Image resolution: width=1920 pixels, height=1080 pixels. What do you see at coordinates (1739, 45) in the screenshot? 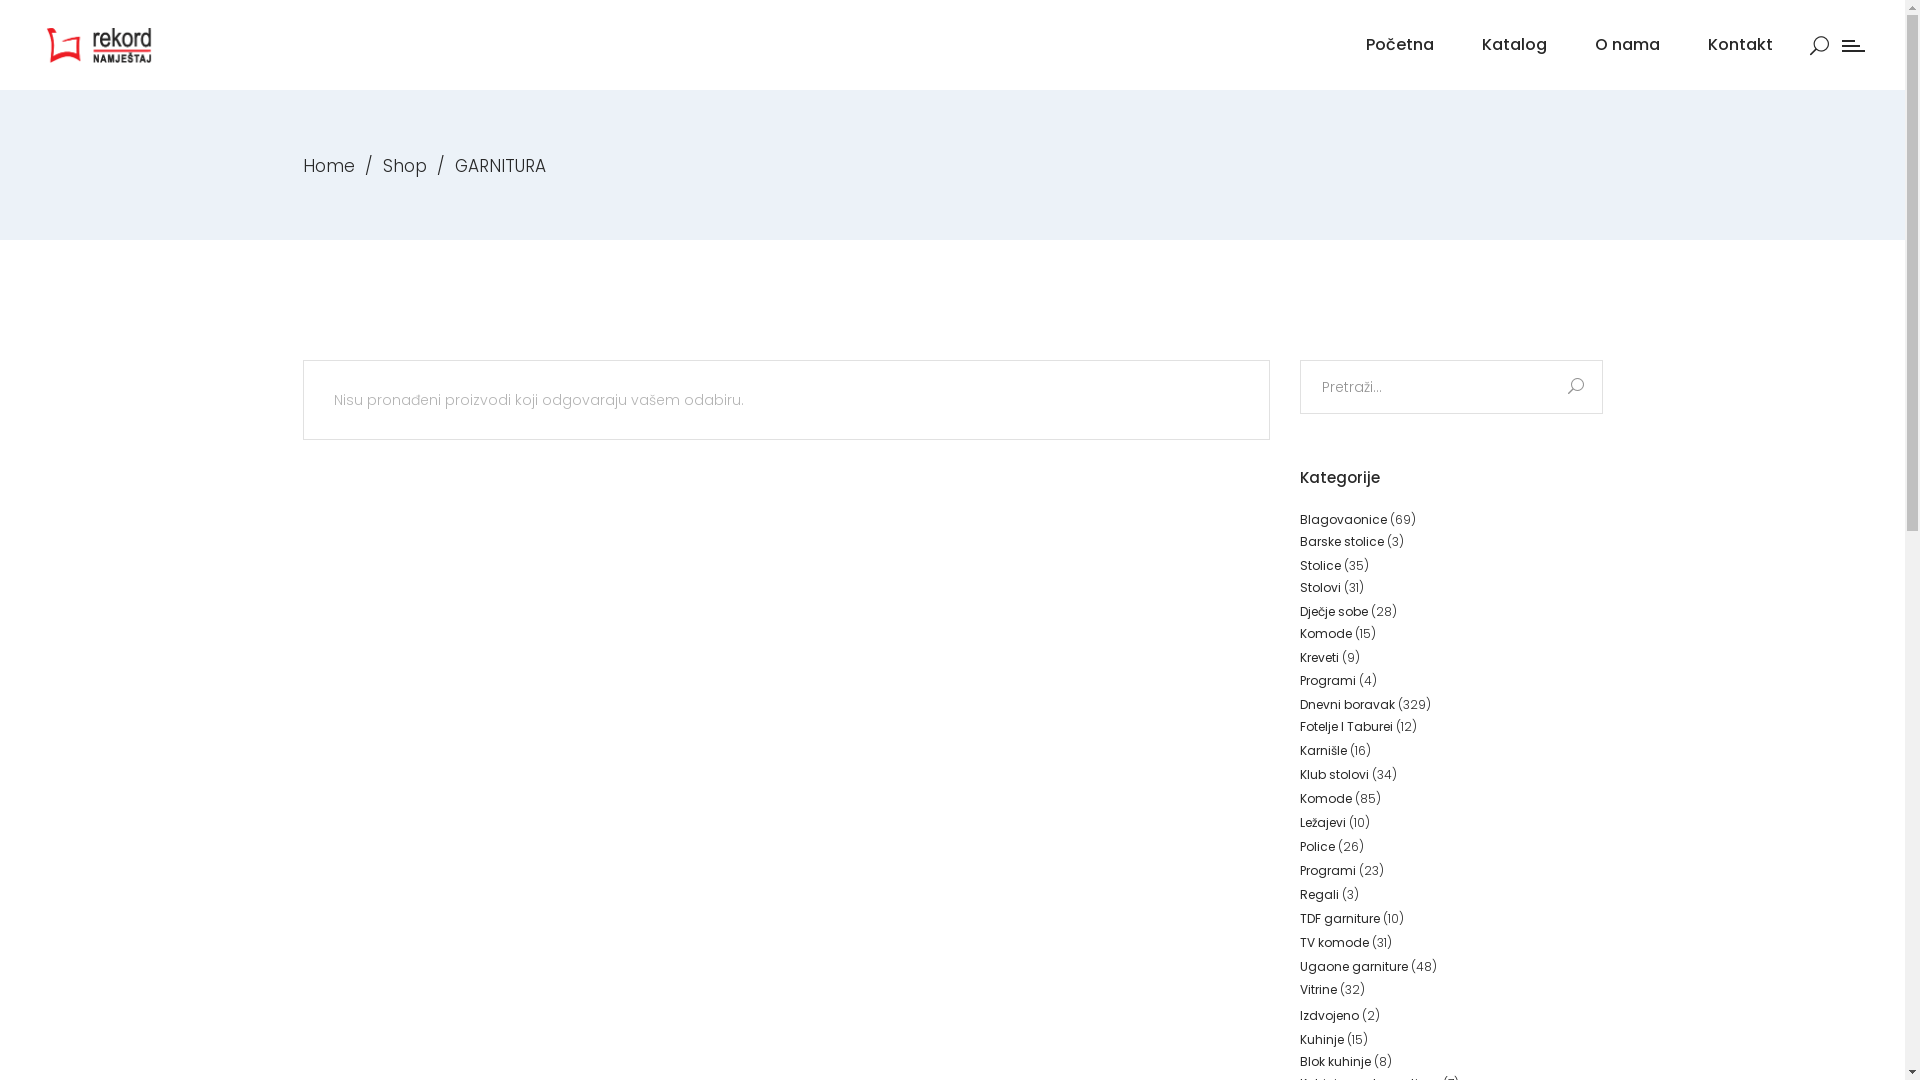
I see `'Kontakt'` at bounding box center [1739, 45].